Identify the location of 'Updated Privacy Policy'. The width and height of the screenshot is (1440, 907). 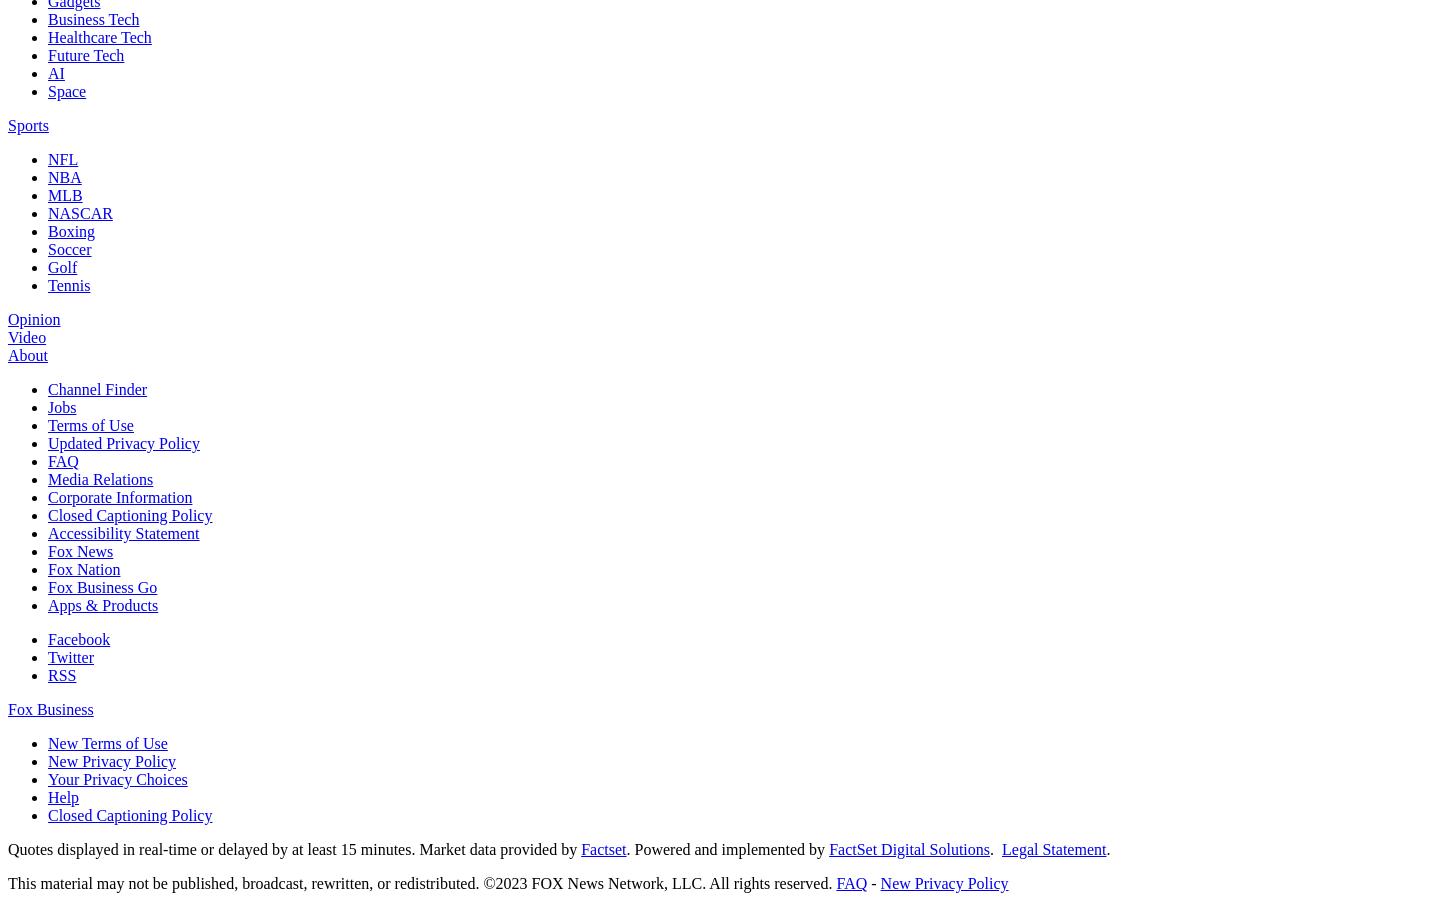
(122, 441).